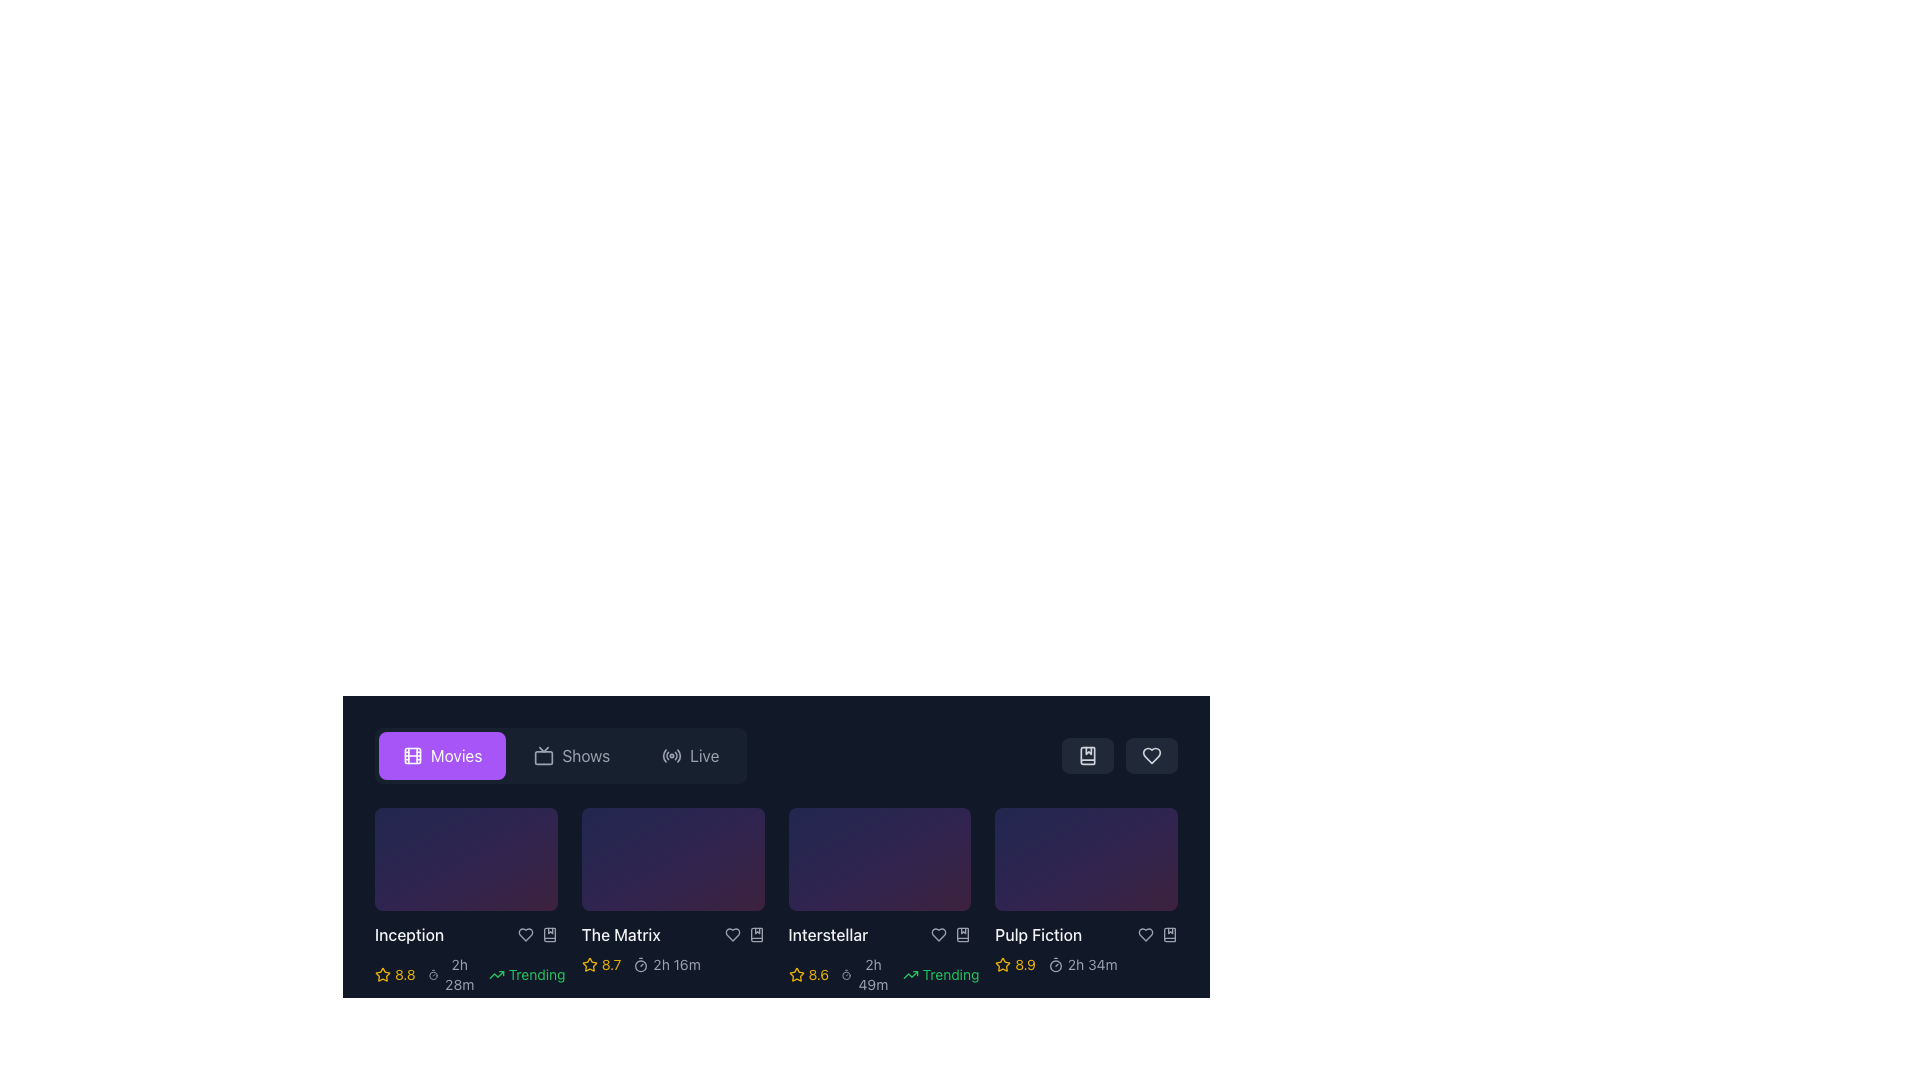  What do you see at coordinates (408, 934) in the screenshot?
I see `the text display element that shows the title 'Inception', located at the bottom of the content block` at bounding box center [408, 934].